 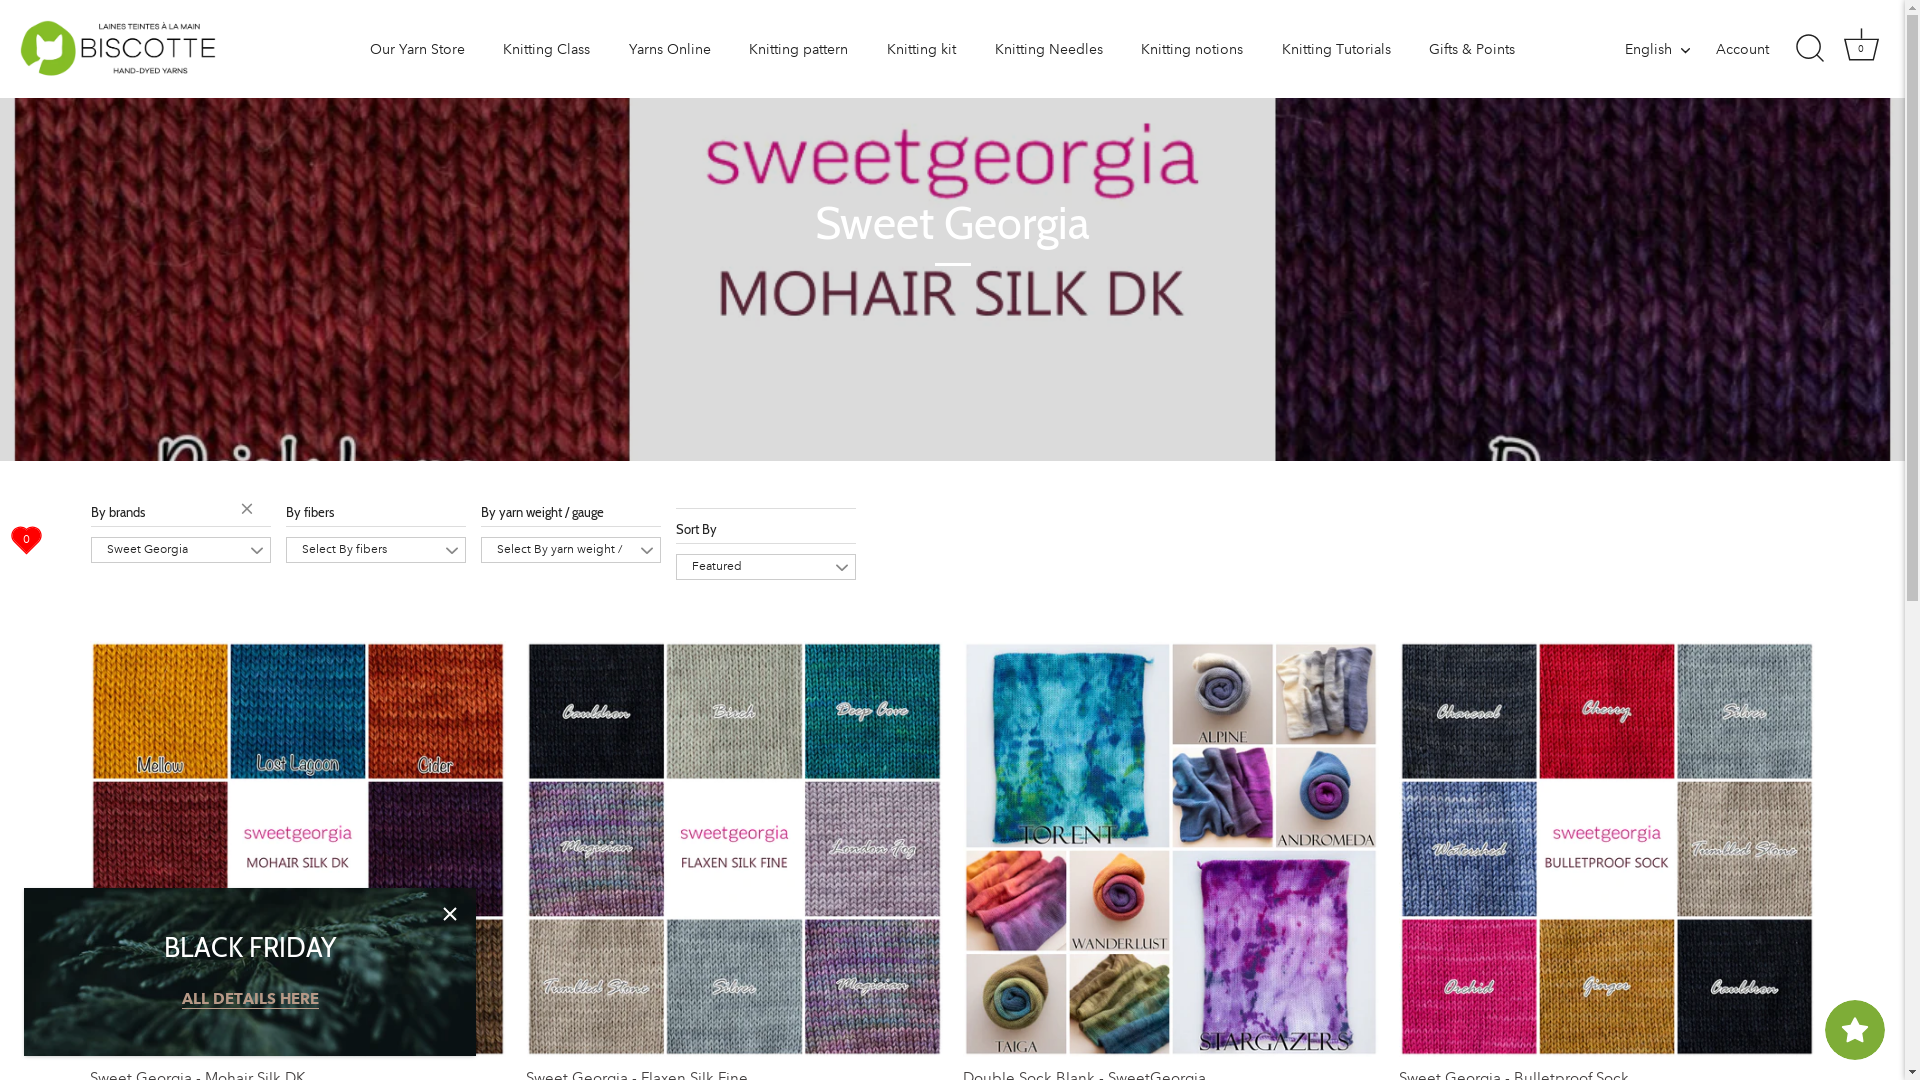 What do you see at coordinates (1192, 48) in the screenshot?
I see `'Knitting notions'` at bounding box center [1192, 48].